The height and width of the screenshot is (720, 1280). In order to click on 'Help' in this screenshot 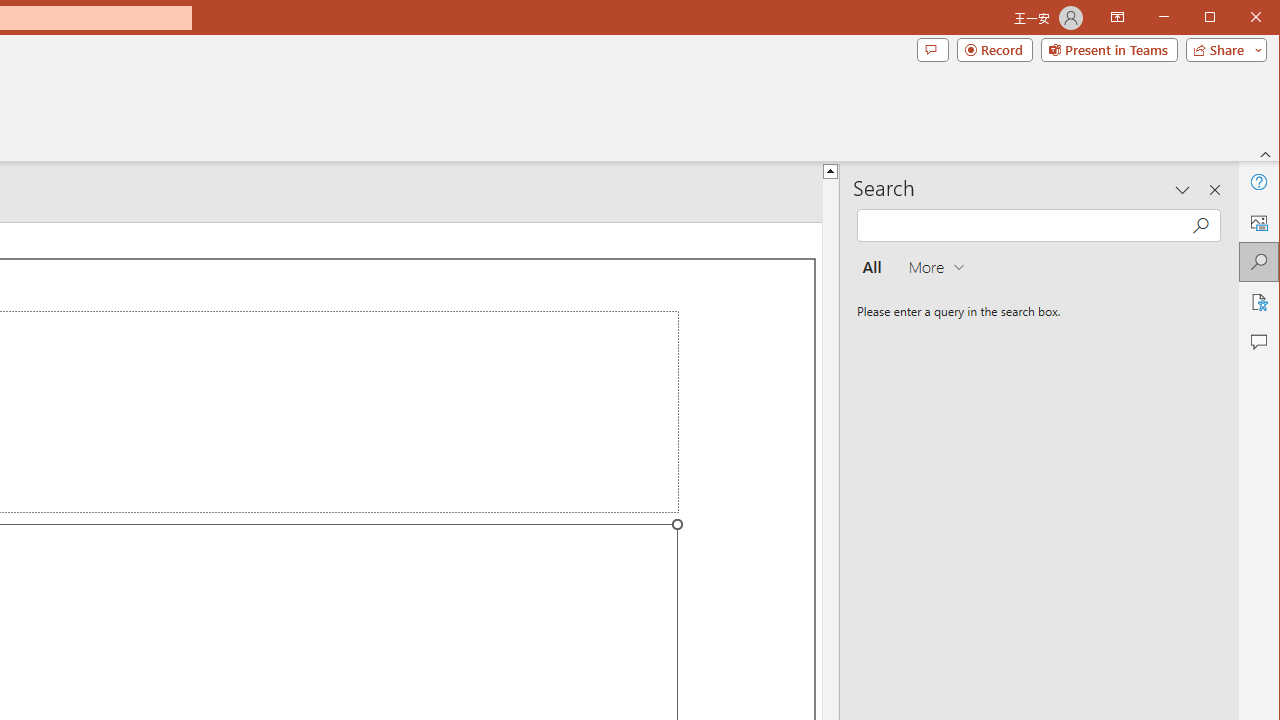, I will do `click(1257, 182)`.